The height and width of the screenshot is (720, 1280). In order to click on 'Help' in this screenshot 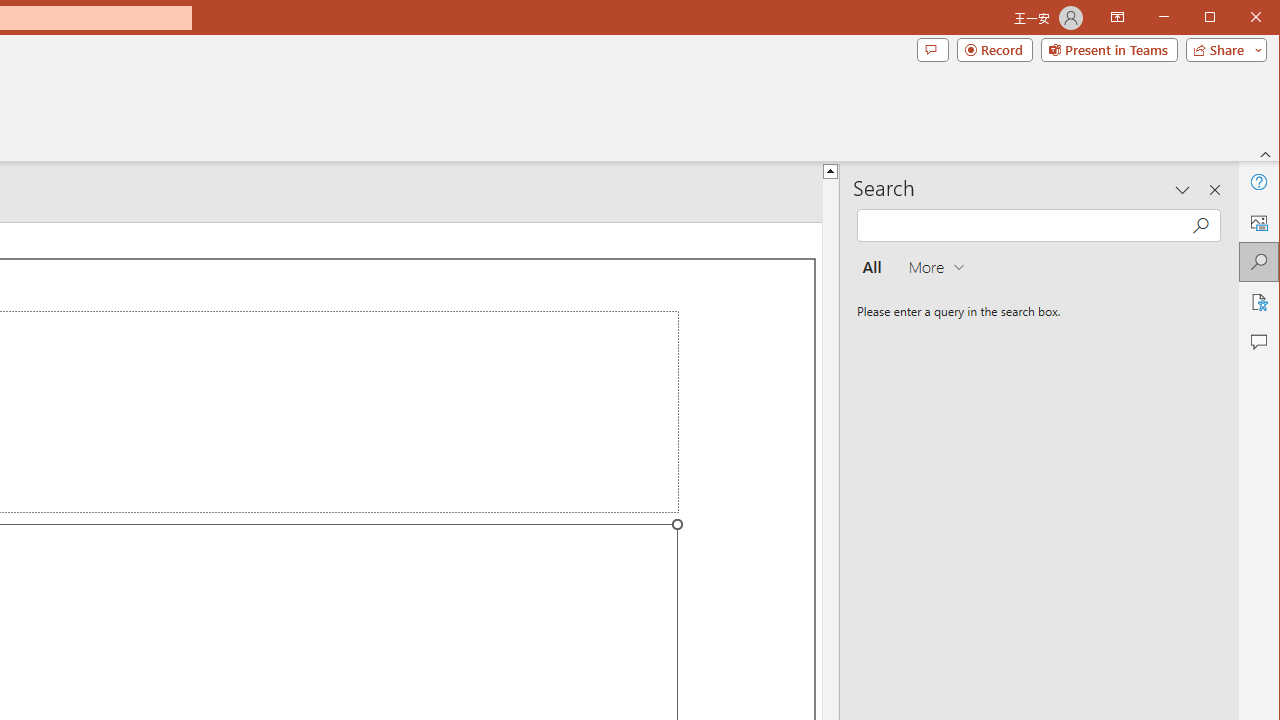, I will do `click(1257, 182)`.